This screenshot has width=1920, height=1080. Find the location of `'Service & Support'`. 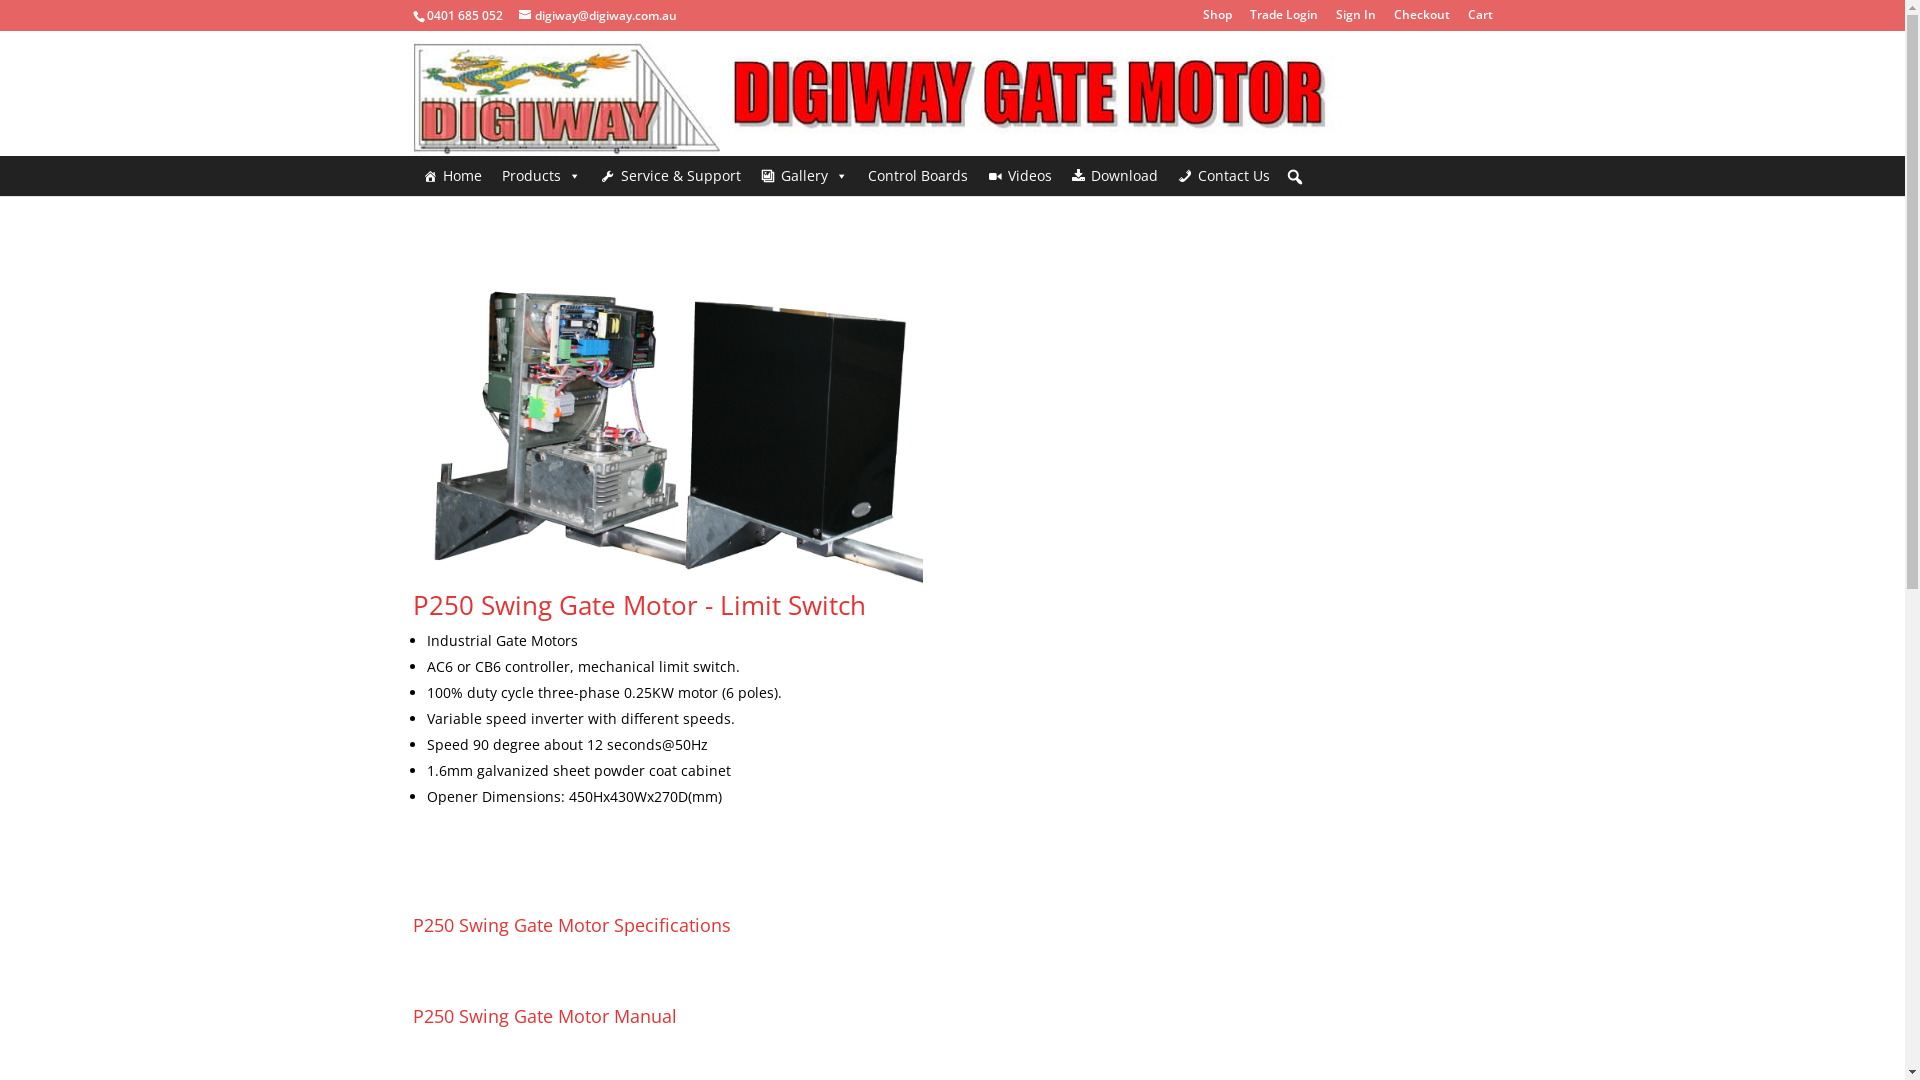

'Service & Support' is located at coordinates (670, 175).